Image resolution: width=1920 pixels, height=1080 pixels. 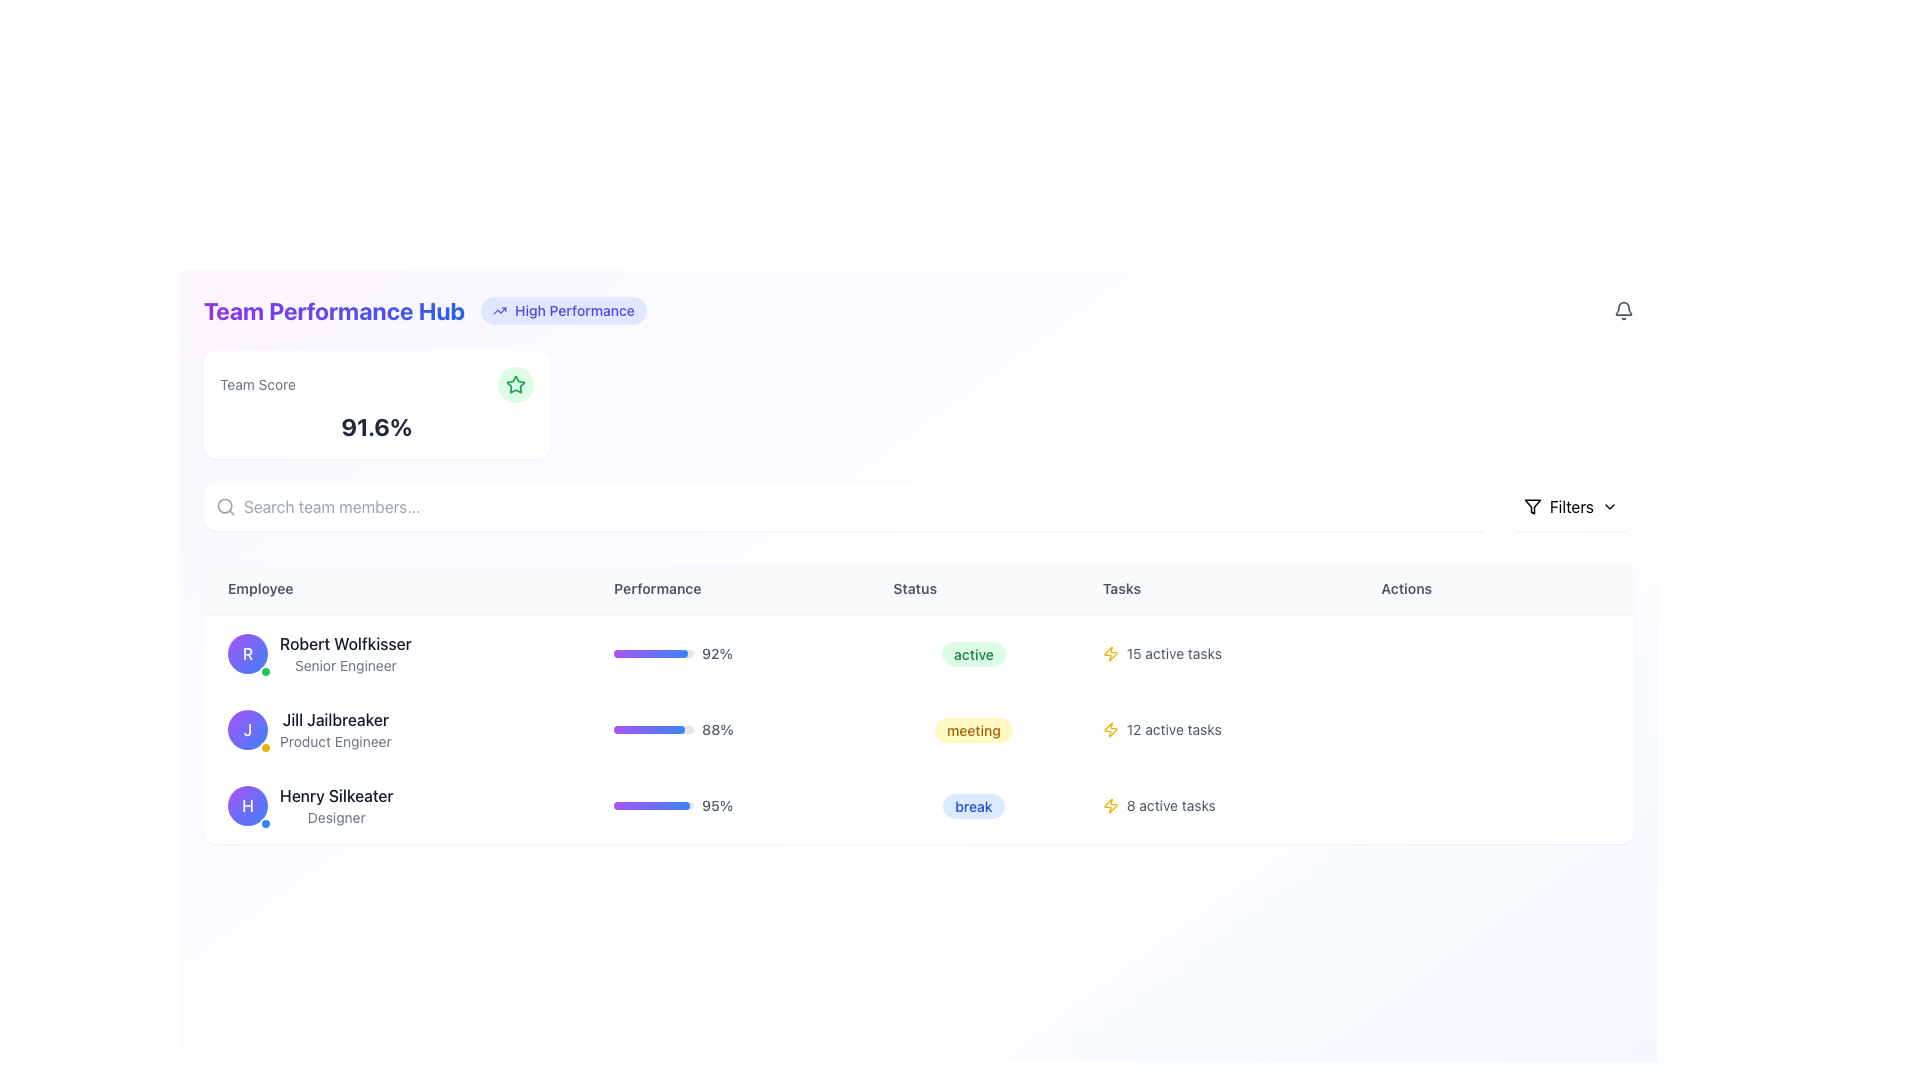 I want to click on the text element displaying the employee's name 'Robert Wolfkisser' to view detailed information, so click(x=345, y=644).